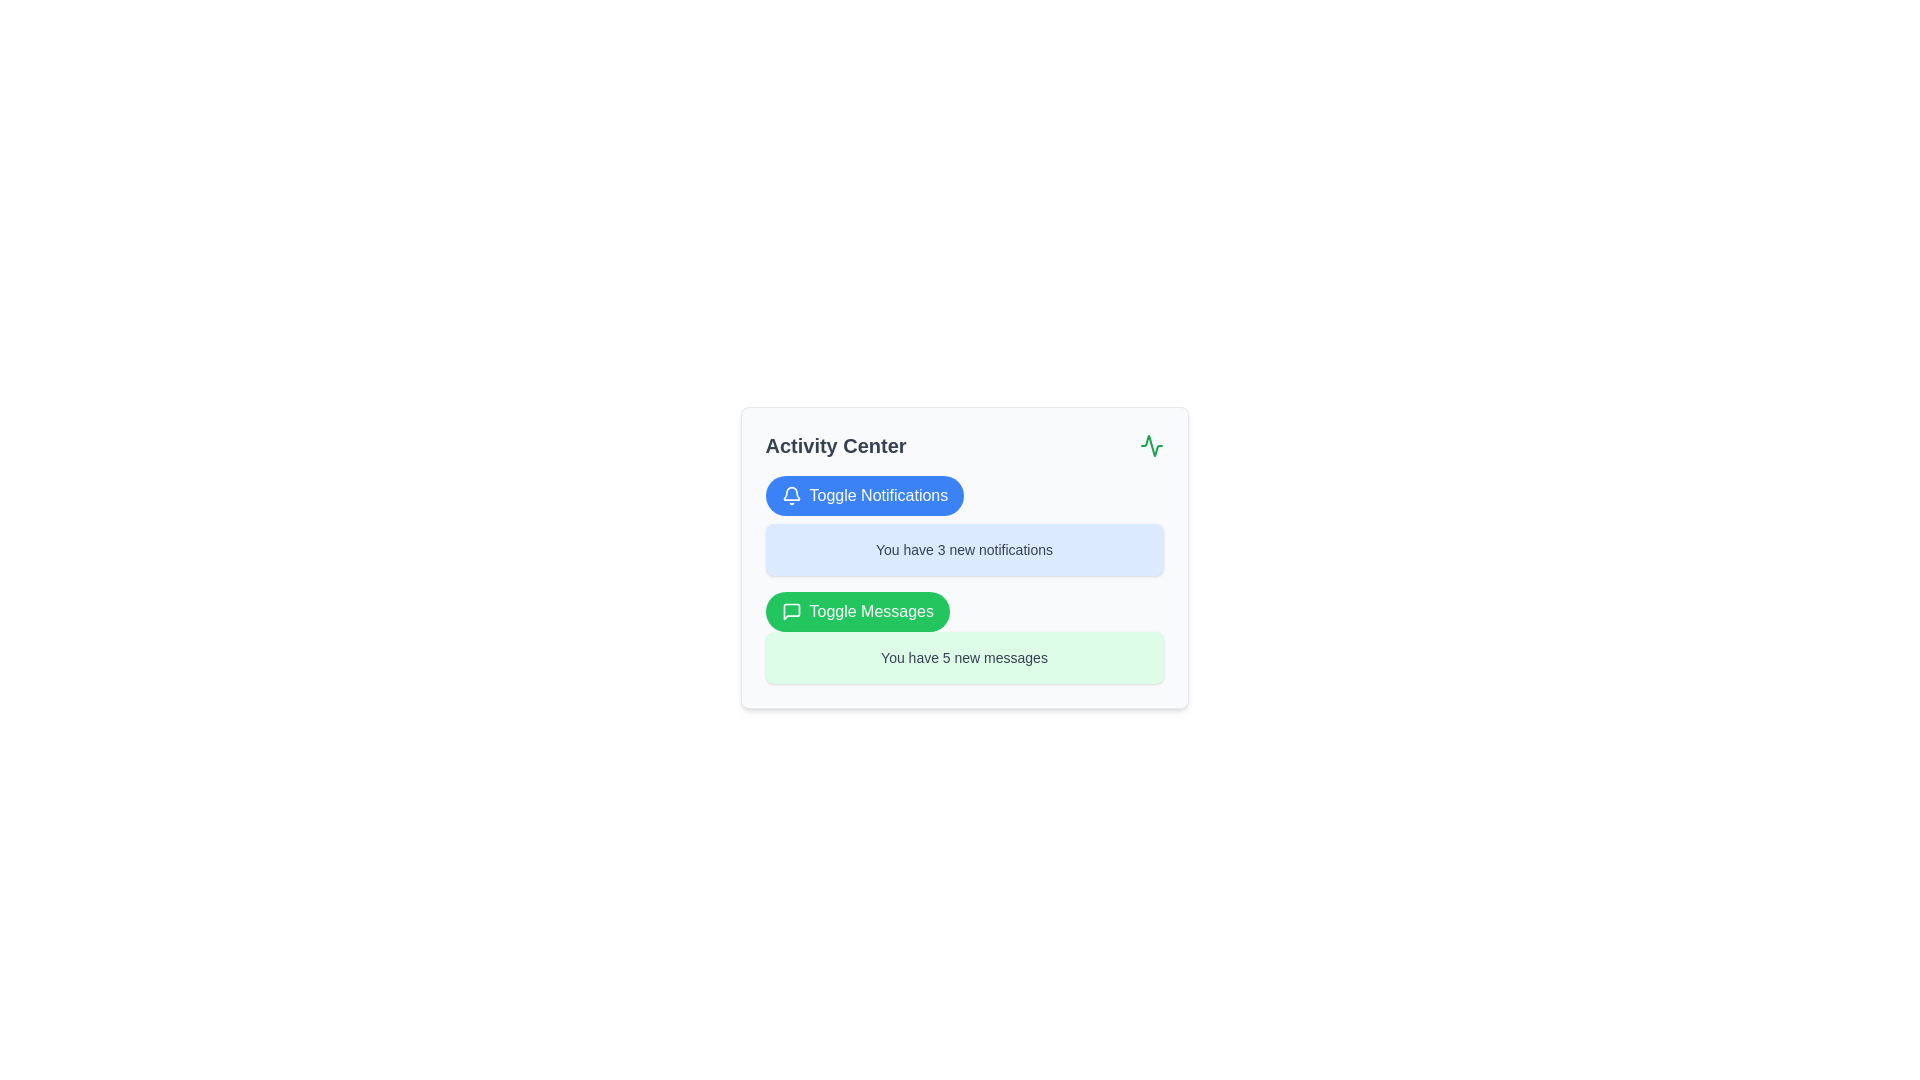  Describe the element at coordinates (790, 611) in the screenshot. I see `the speech bubble icon within the 'Toggle Messages' green button in the 'Activity Center' panel` at that location.